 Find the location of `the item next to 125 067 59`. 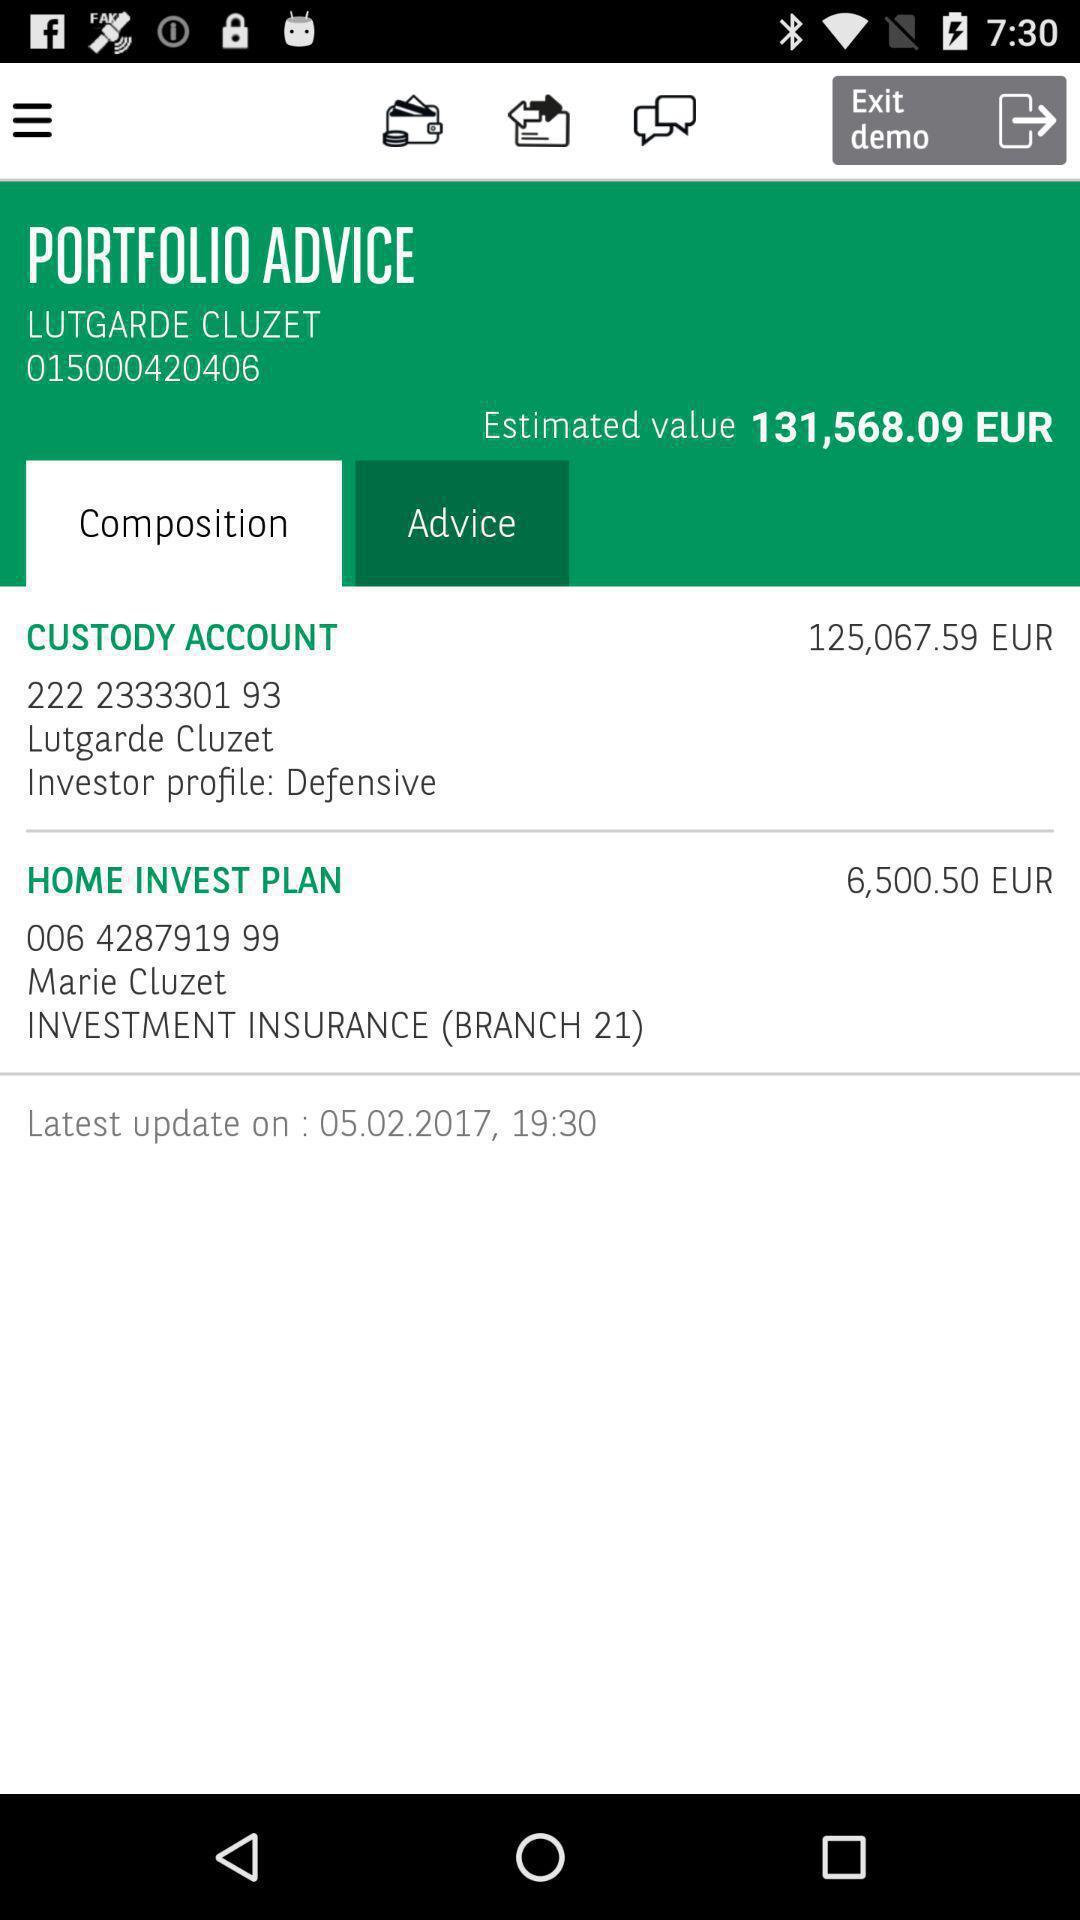

the item next to 125 067 59 is located at coordinates (152, 695).